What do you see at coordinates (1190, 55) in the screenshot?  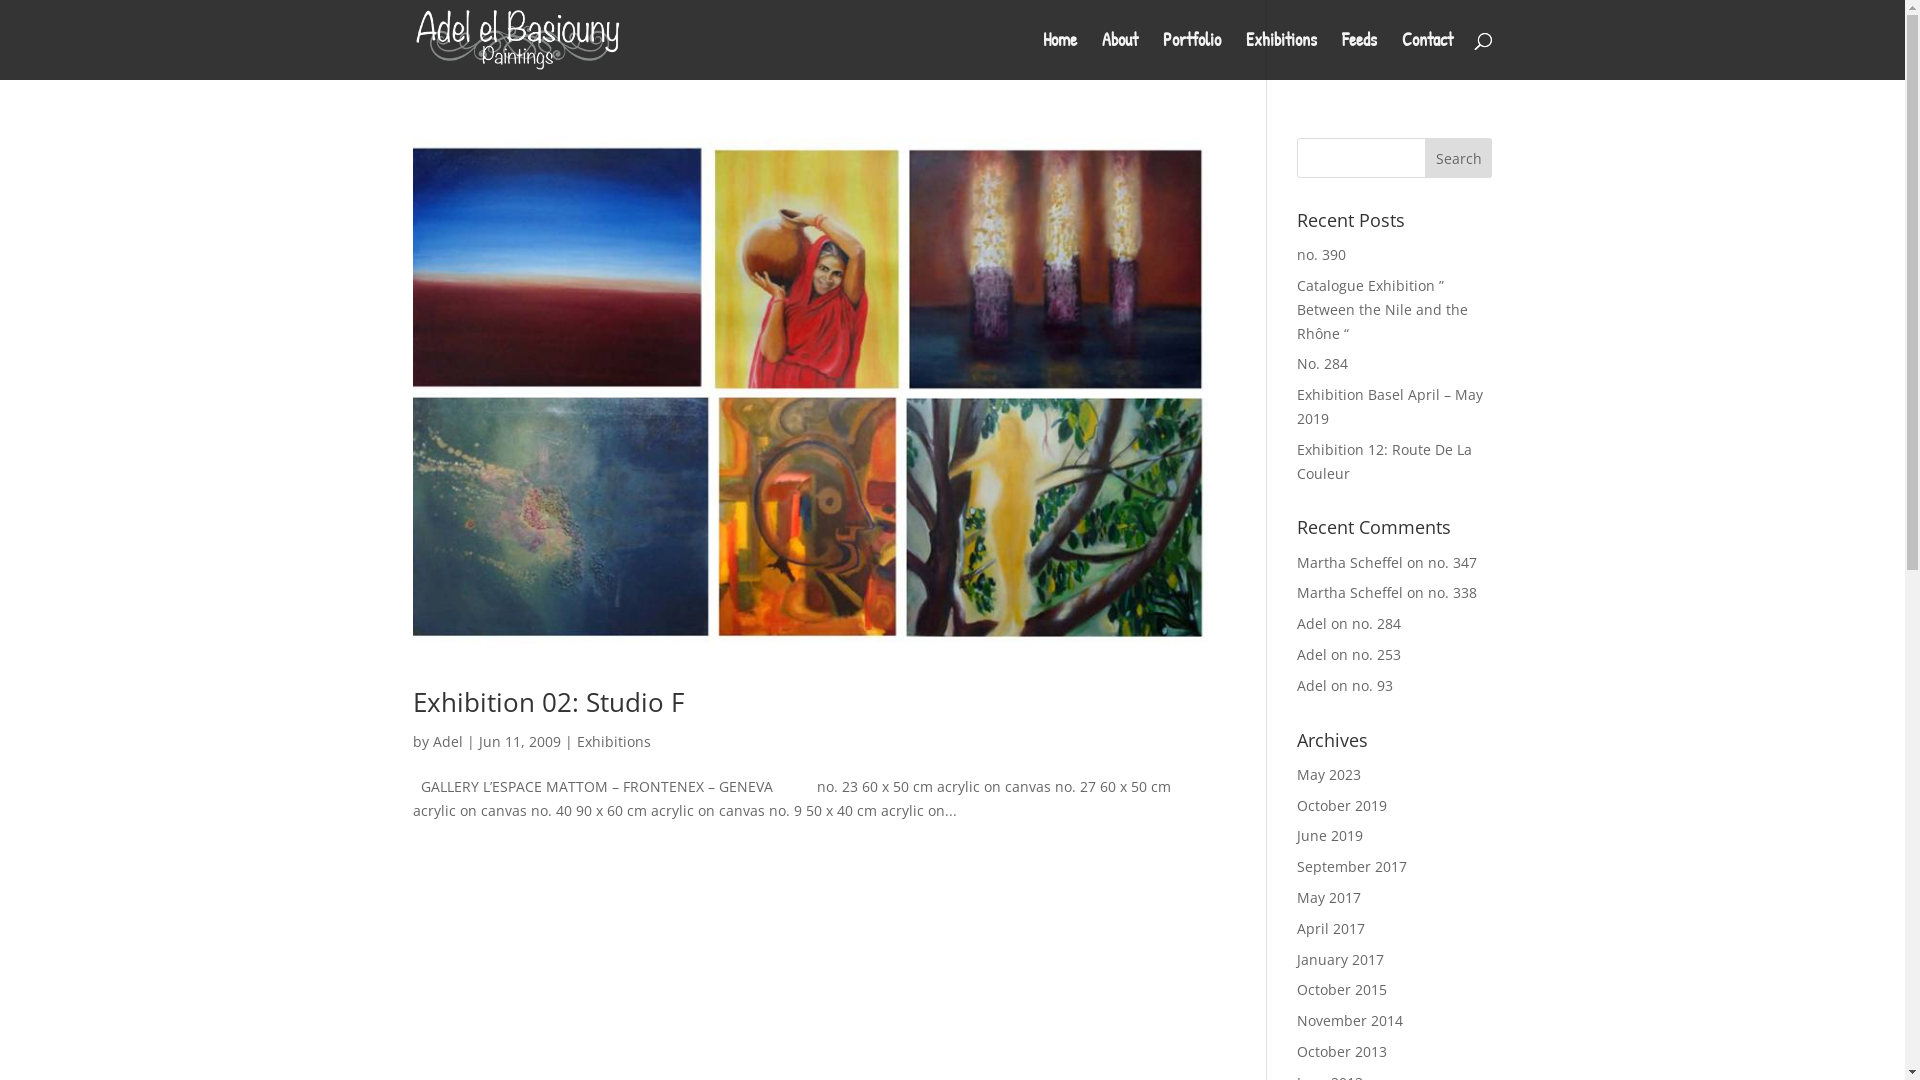 I see `'Portfolio'` at bounding box center [1190, 55].